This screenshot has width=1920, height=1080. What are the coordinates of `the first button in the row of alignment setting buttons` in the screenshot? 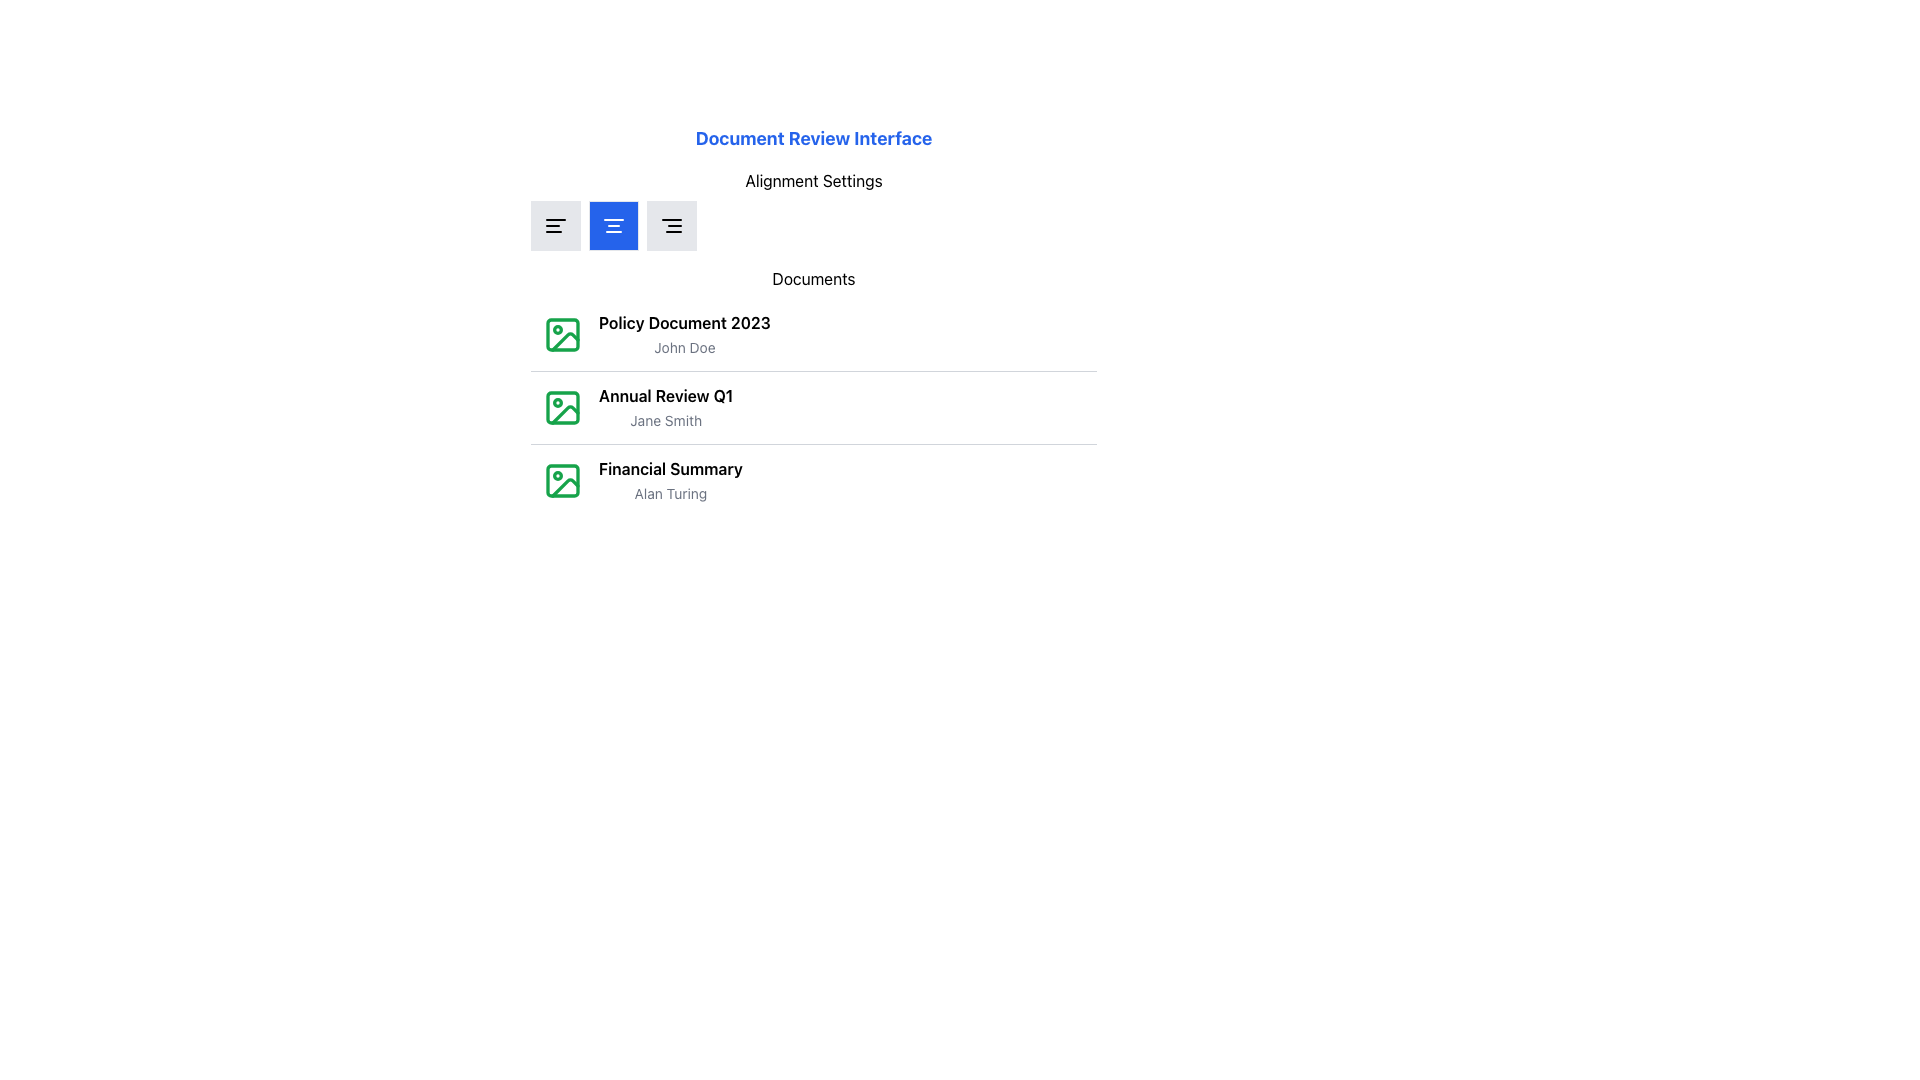 It's located at (556, 225).